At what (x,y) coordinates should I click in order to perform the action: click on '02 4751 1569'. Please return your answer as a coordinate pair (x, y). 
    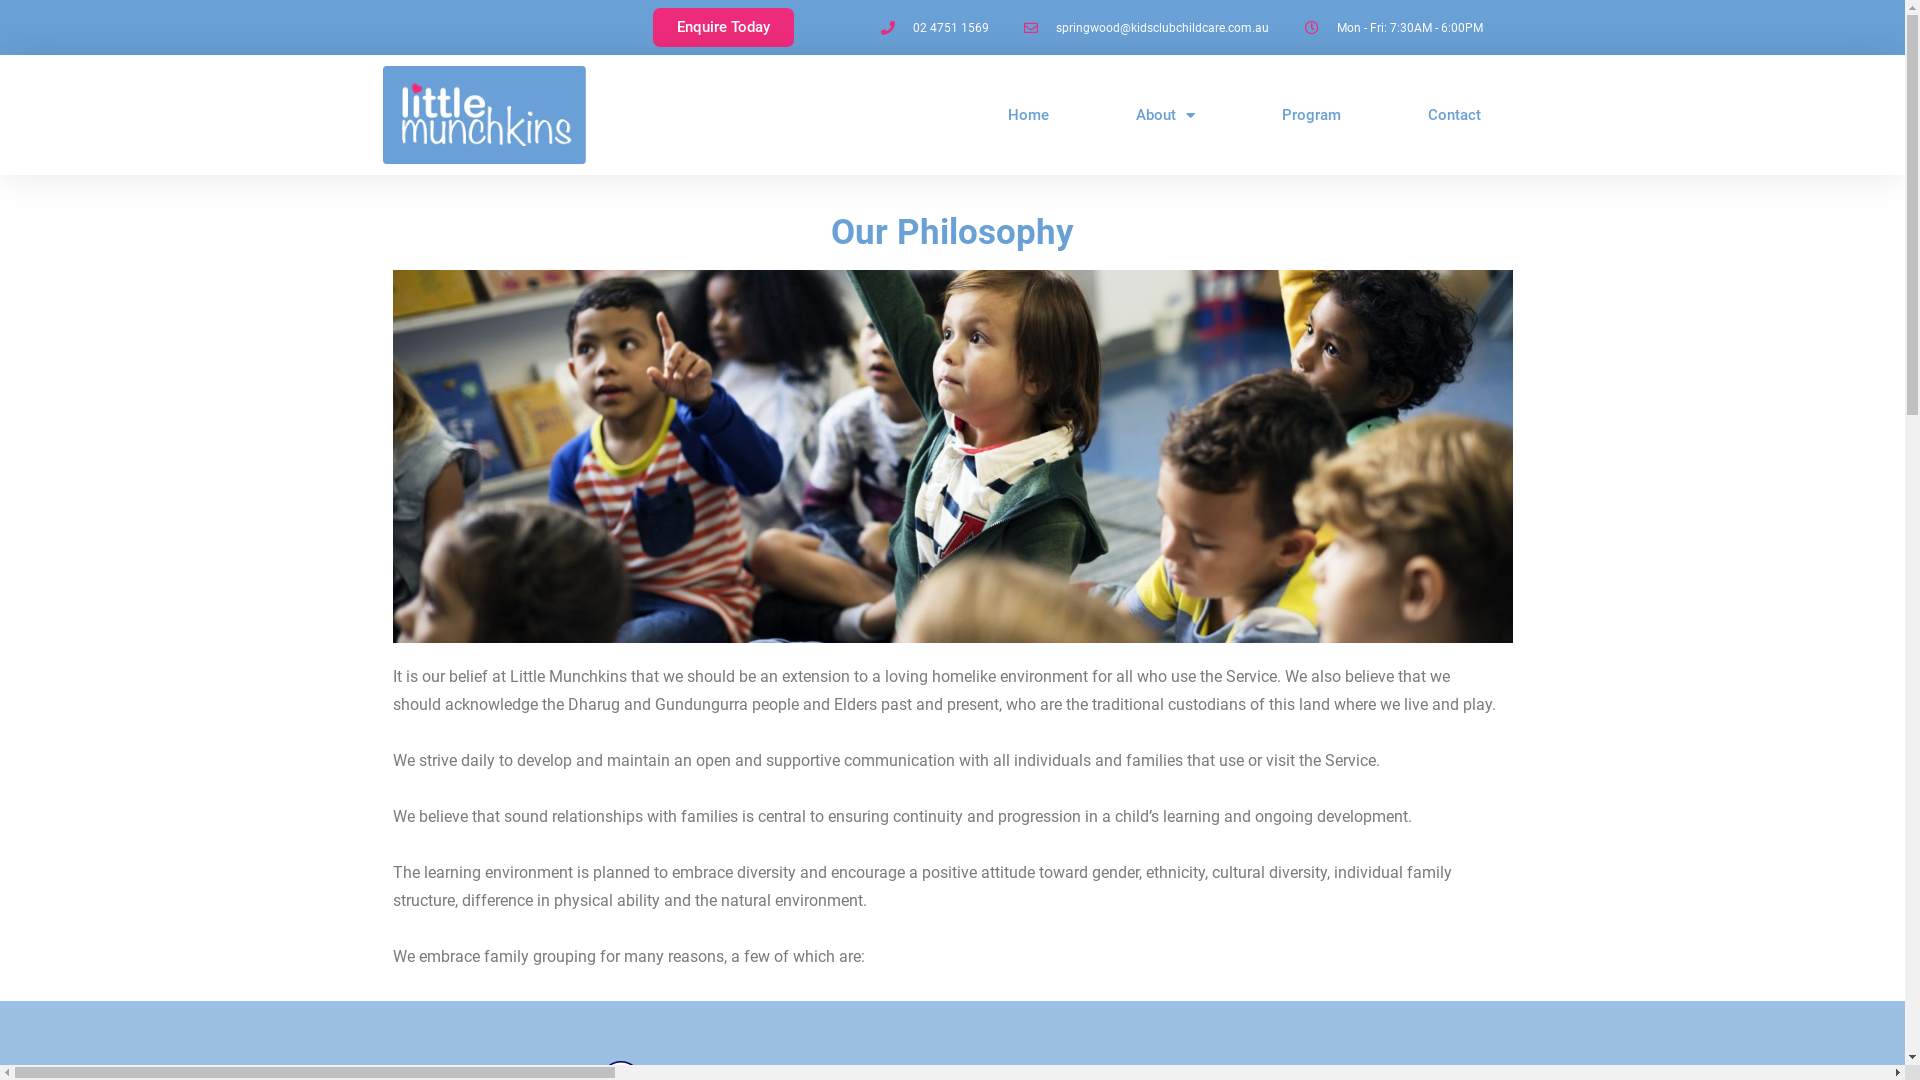
    Looking at the image, I should click on (931, 27).